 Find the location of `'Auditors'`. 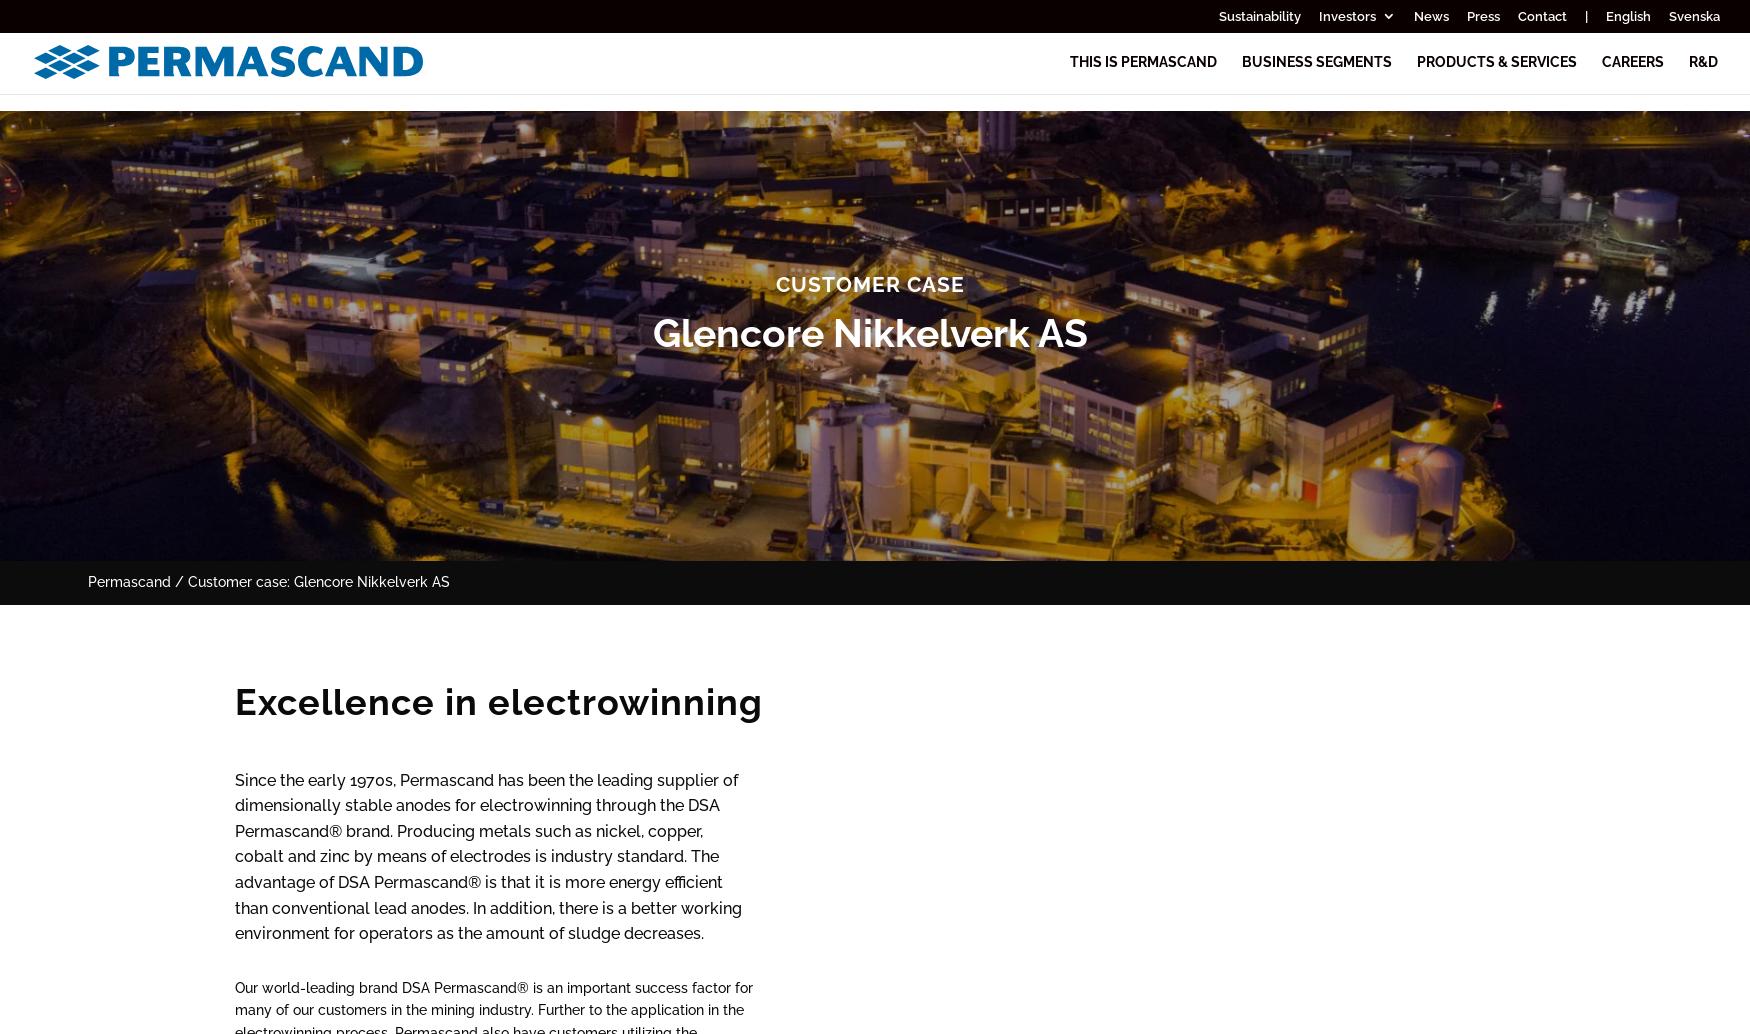

'Auditors' is located at coordinates (1447, 581).